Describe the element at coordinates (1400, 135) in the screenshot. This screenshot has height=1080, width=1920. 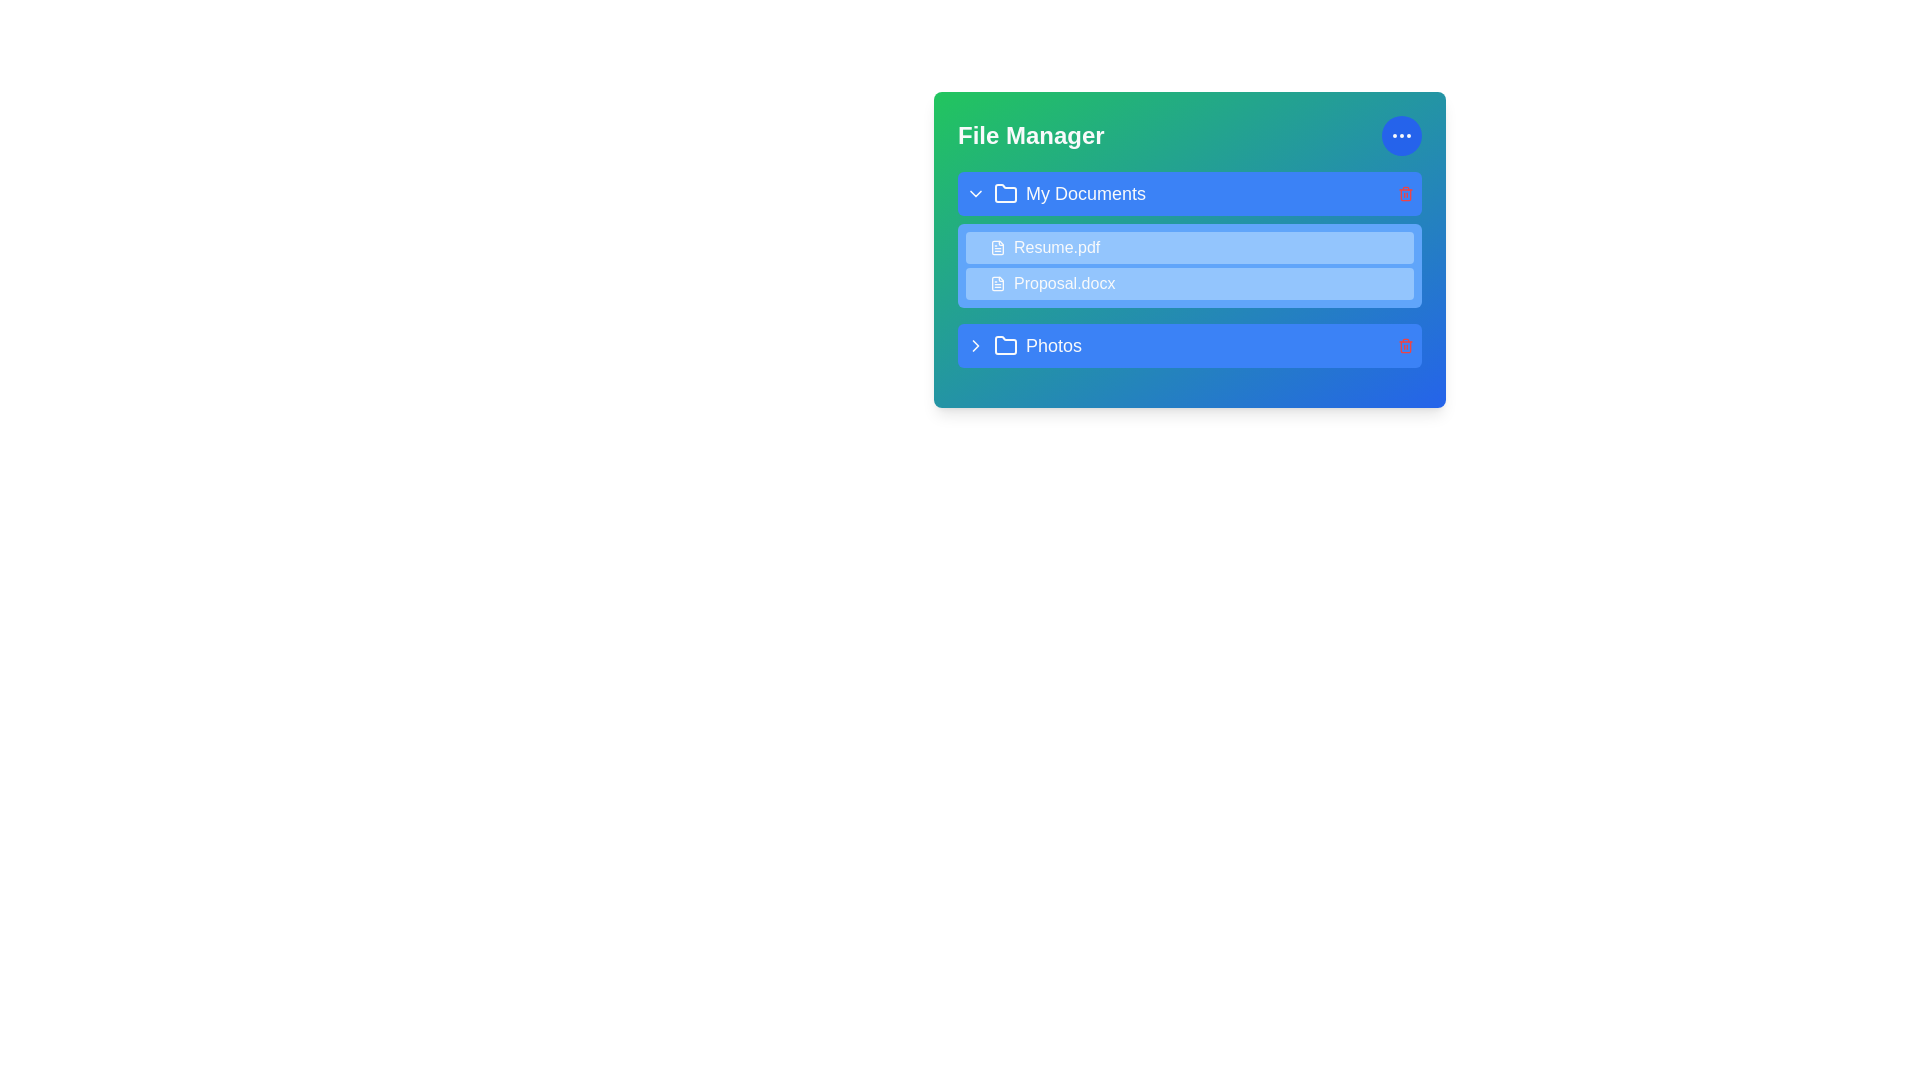
I see `the 'options' icon within the button` at that location.